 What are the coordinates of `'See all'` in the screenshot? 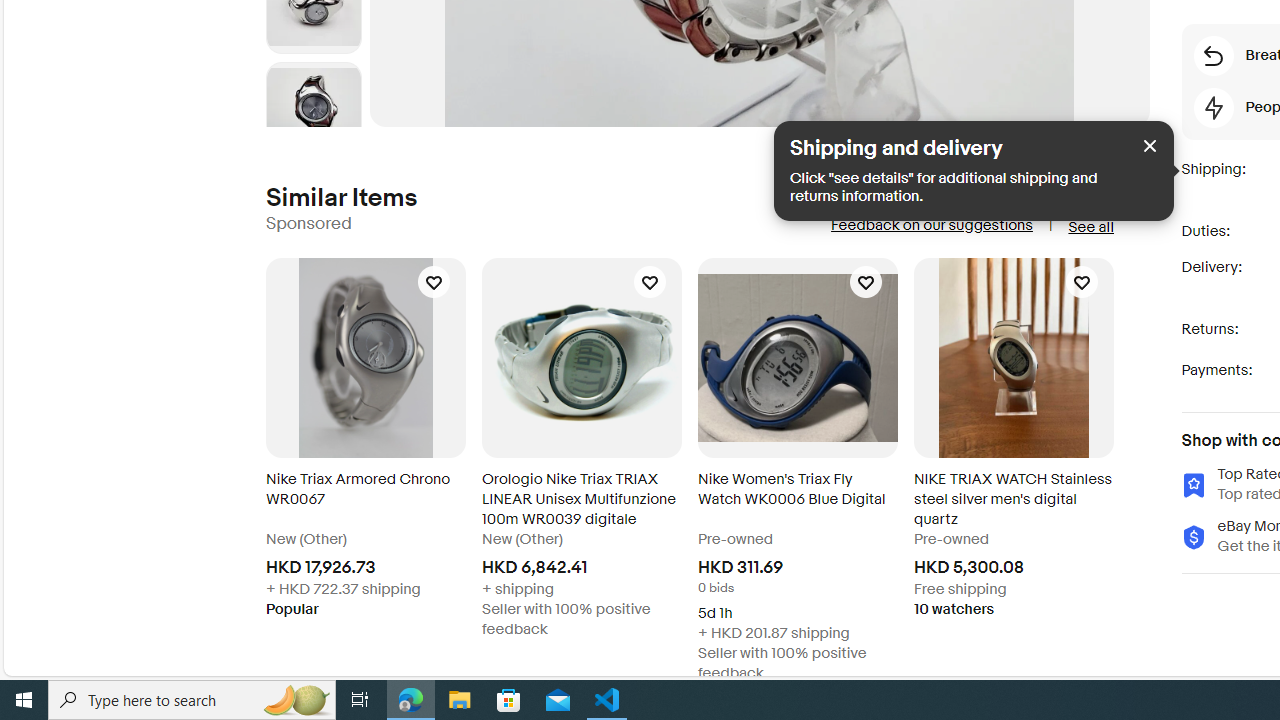 It's located at (1089, 226).